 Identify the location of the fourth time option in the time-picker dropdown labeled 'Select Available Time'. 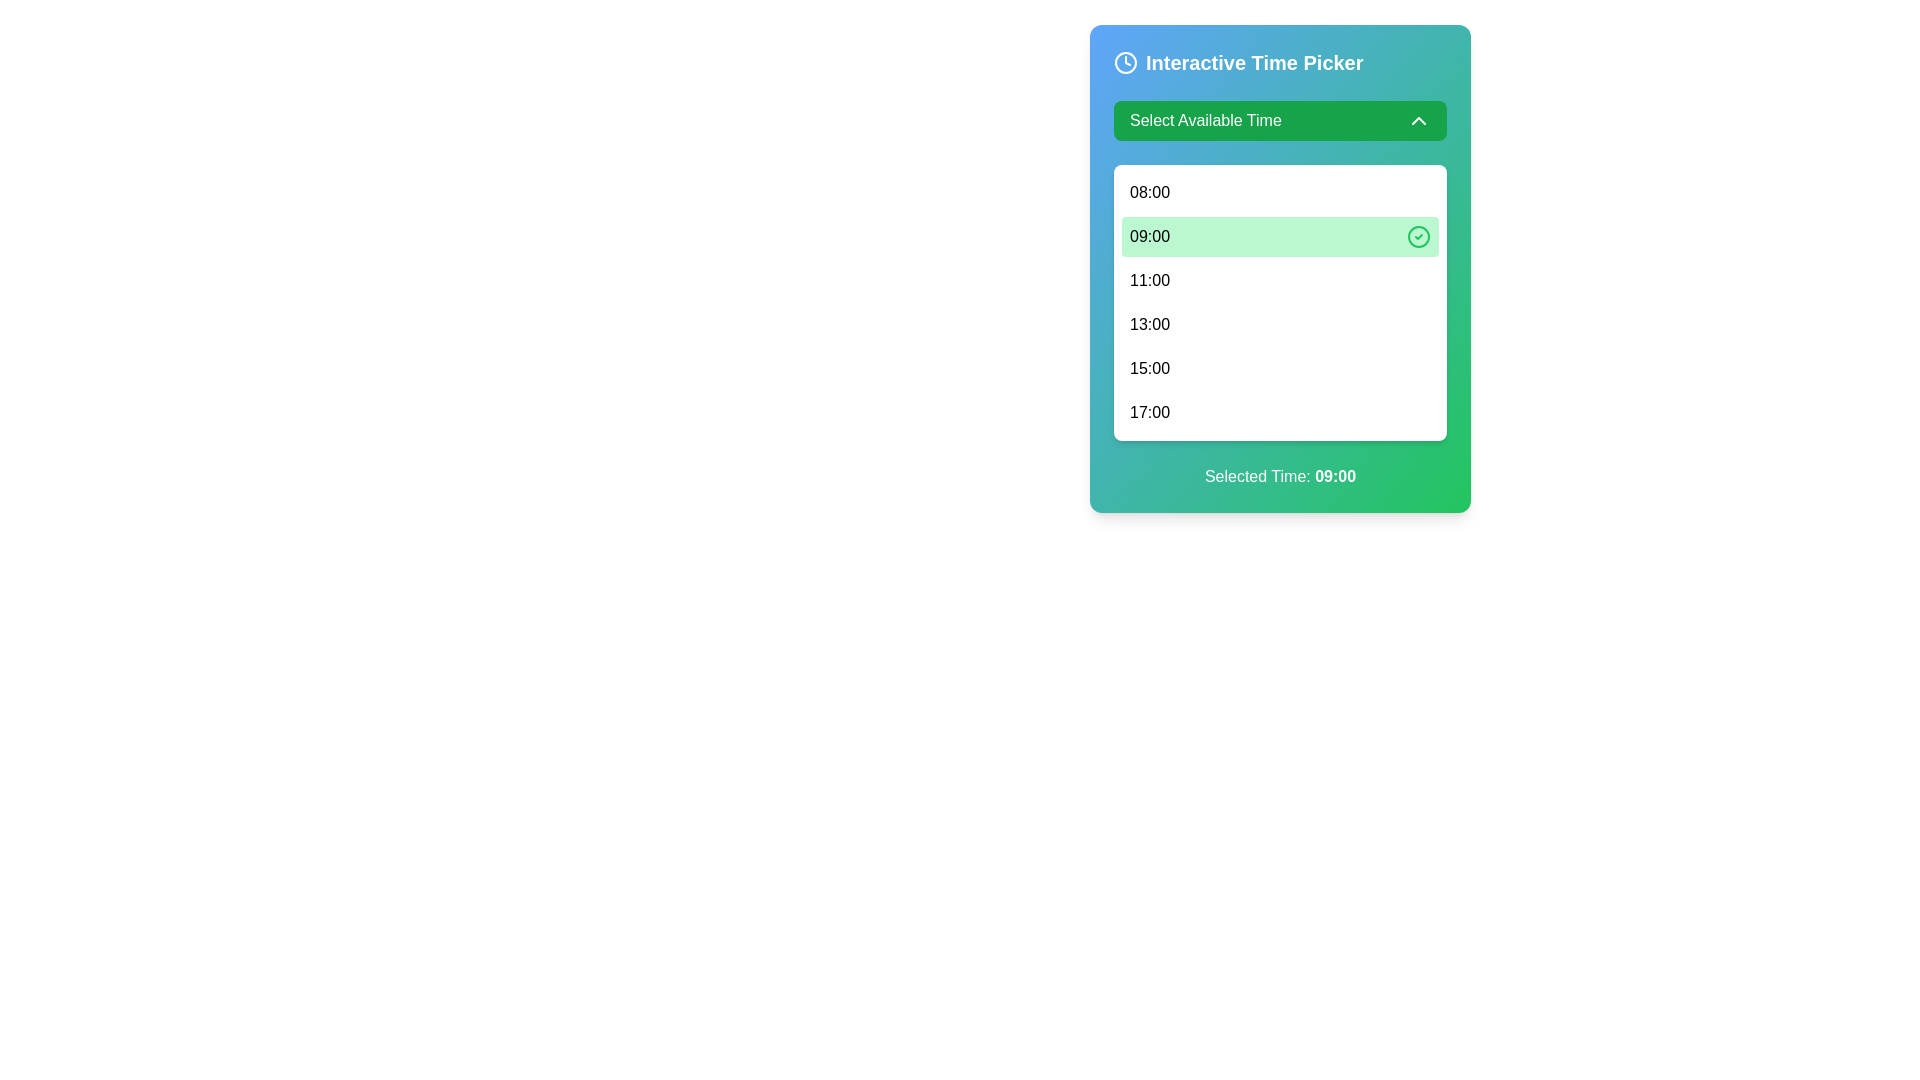
(1150, 323).